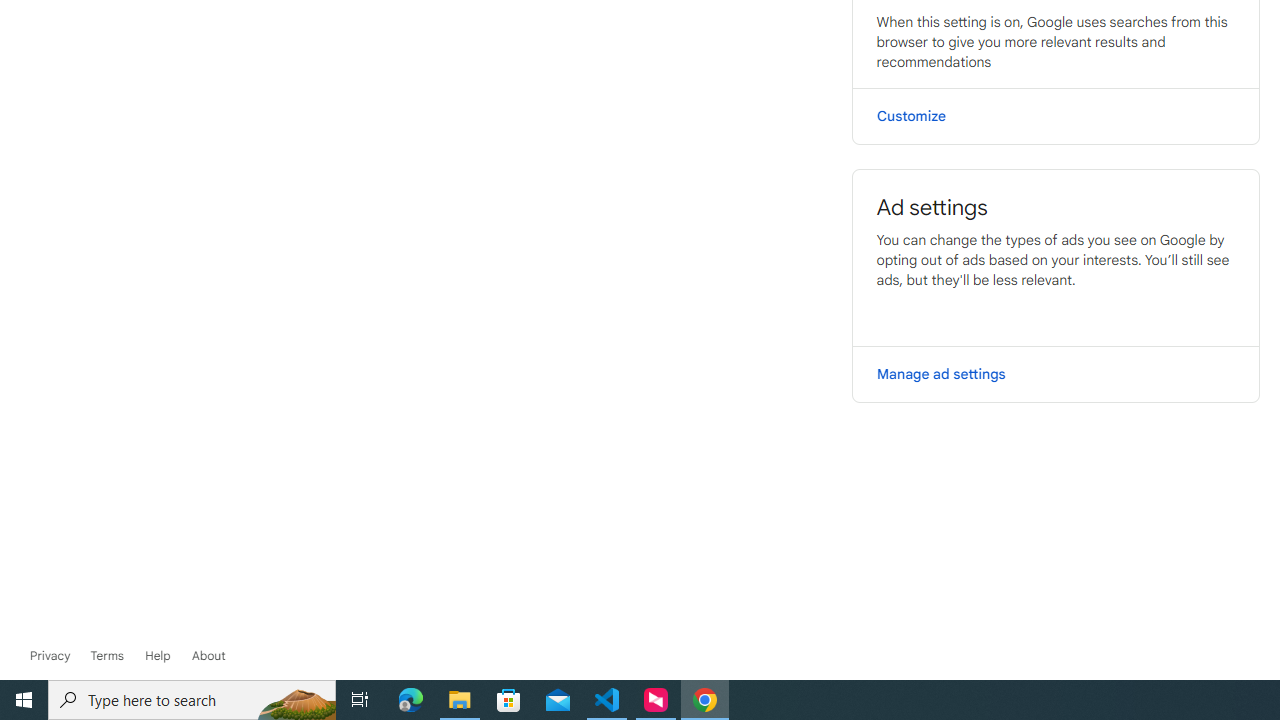  Describe the element at coordinates (1055, 116) in the screenshot. I see `'Customize'` at that location.